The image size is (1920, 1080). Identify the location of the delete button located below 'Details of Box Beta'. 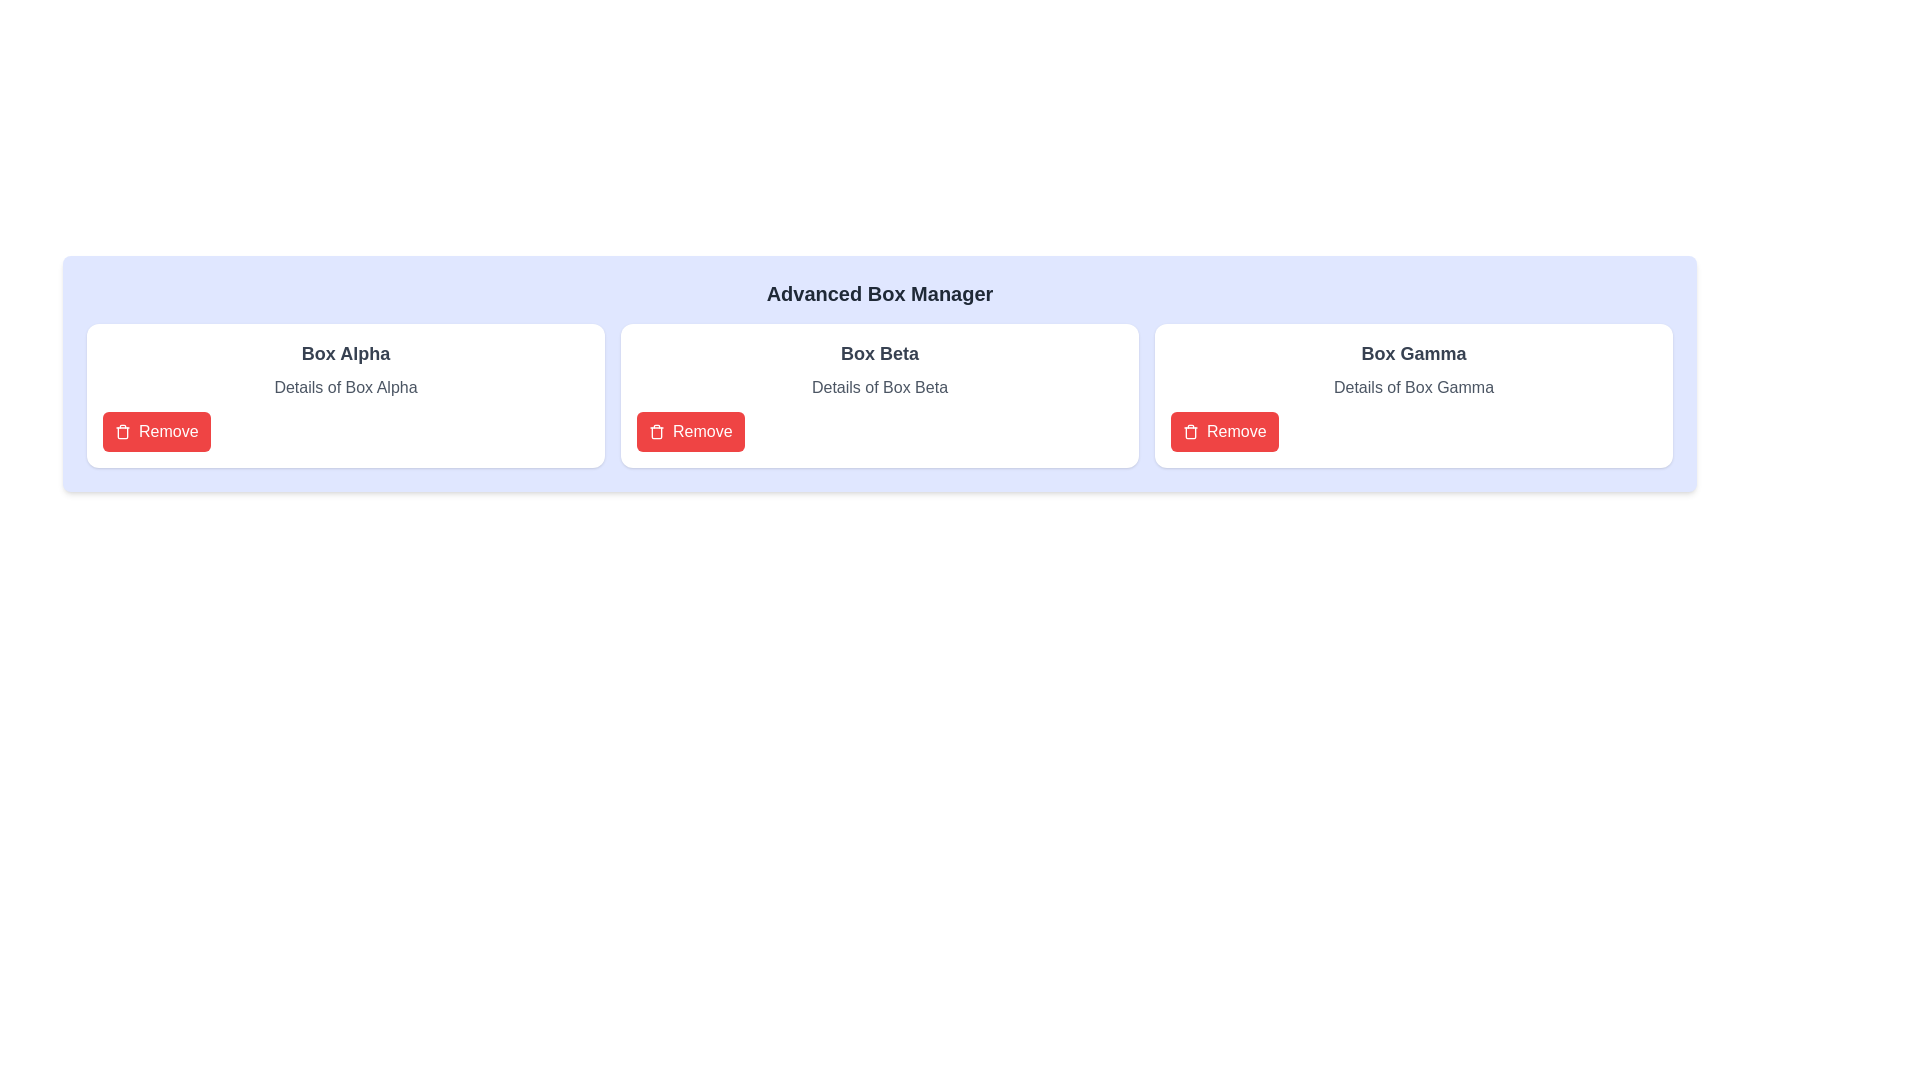
(690, 431).